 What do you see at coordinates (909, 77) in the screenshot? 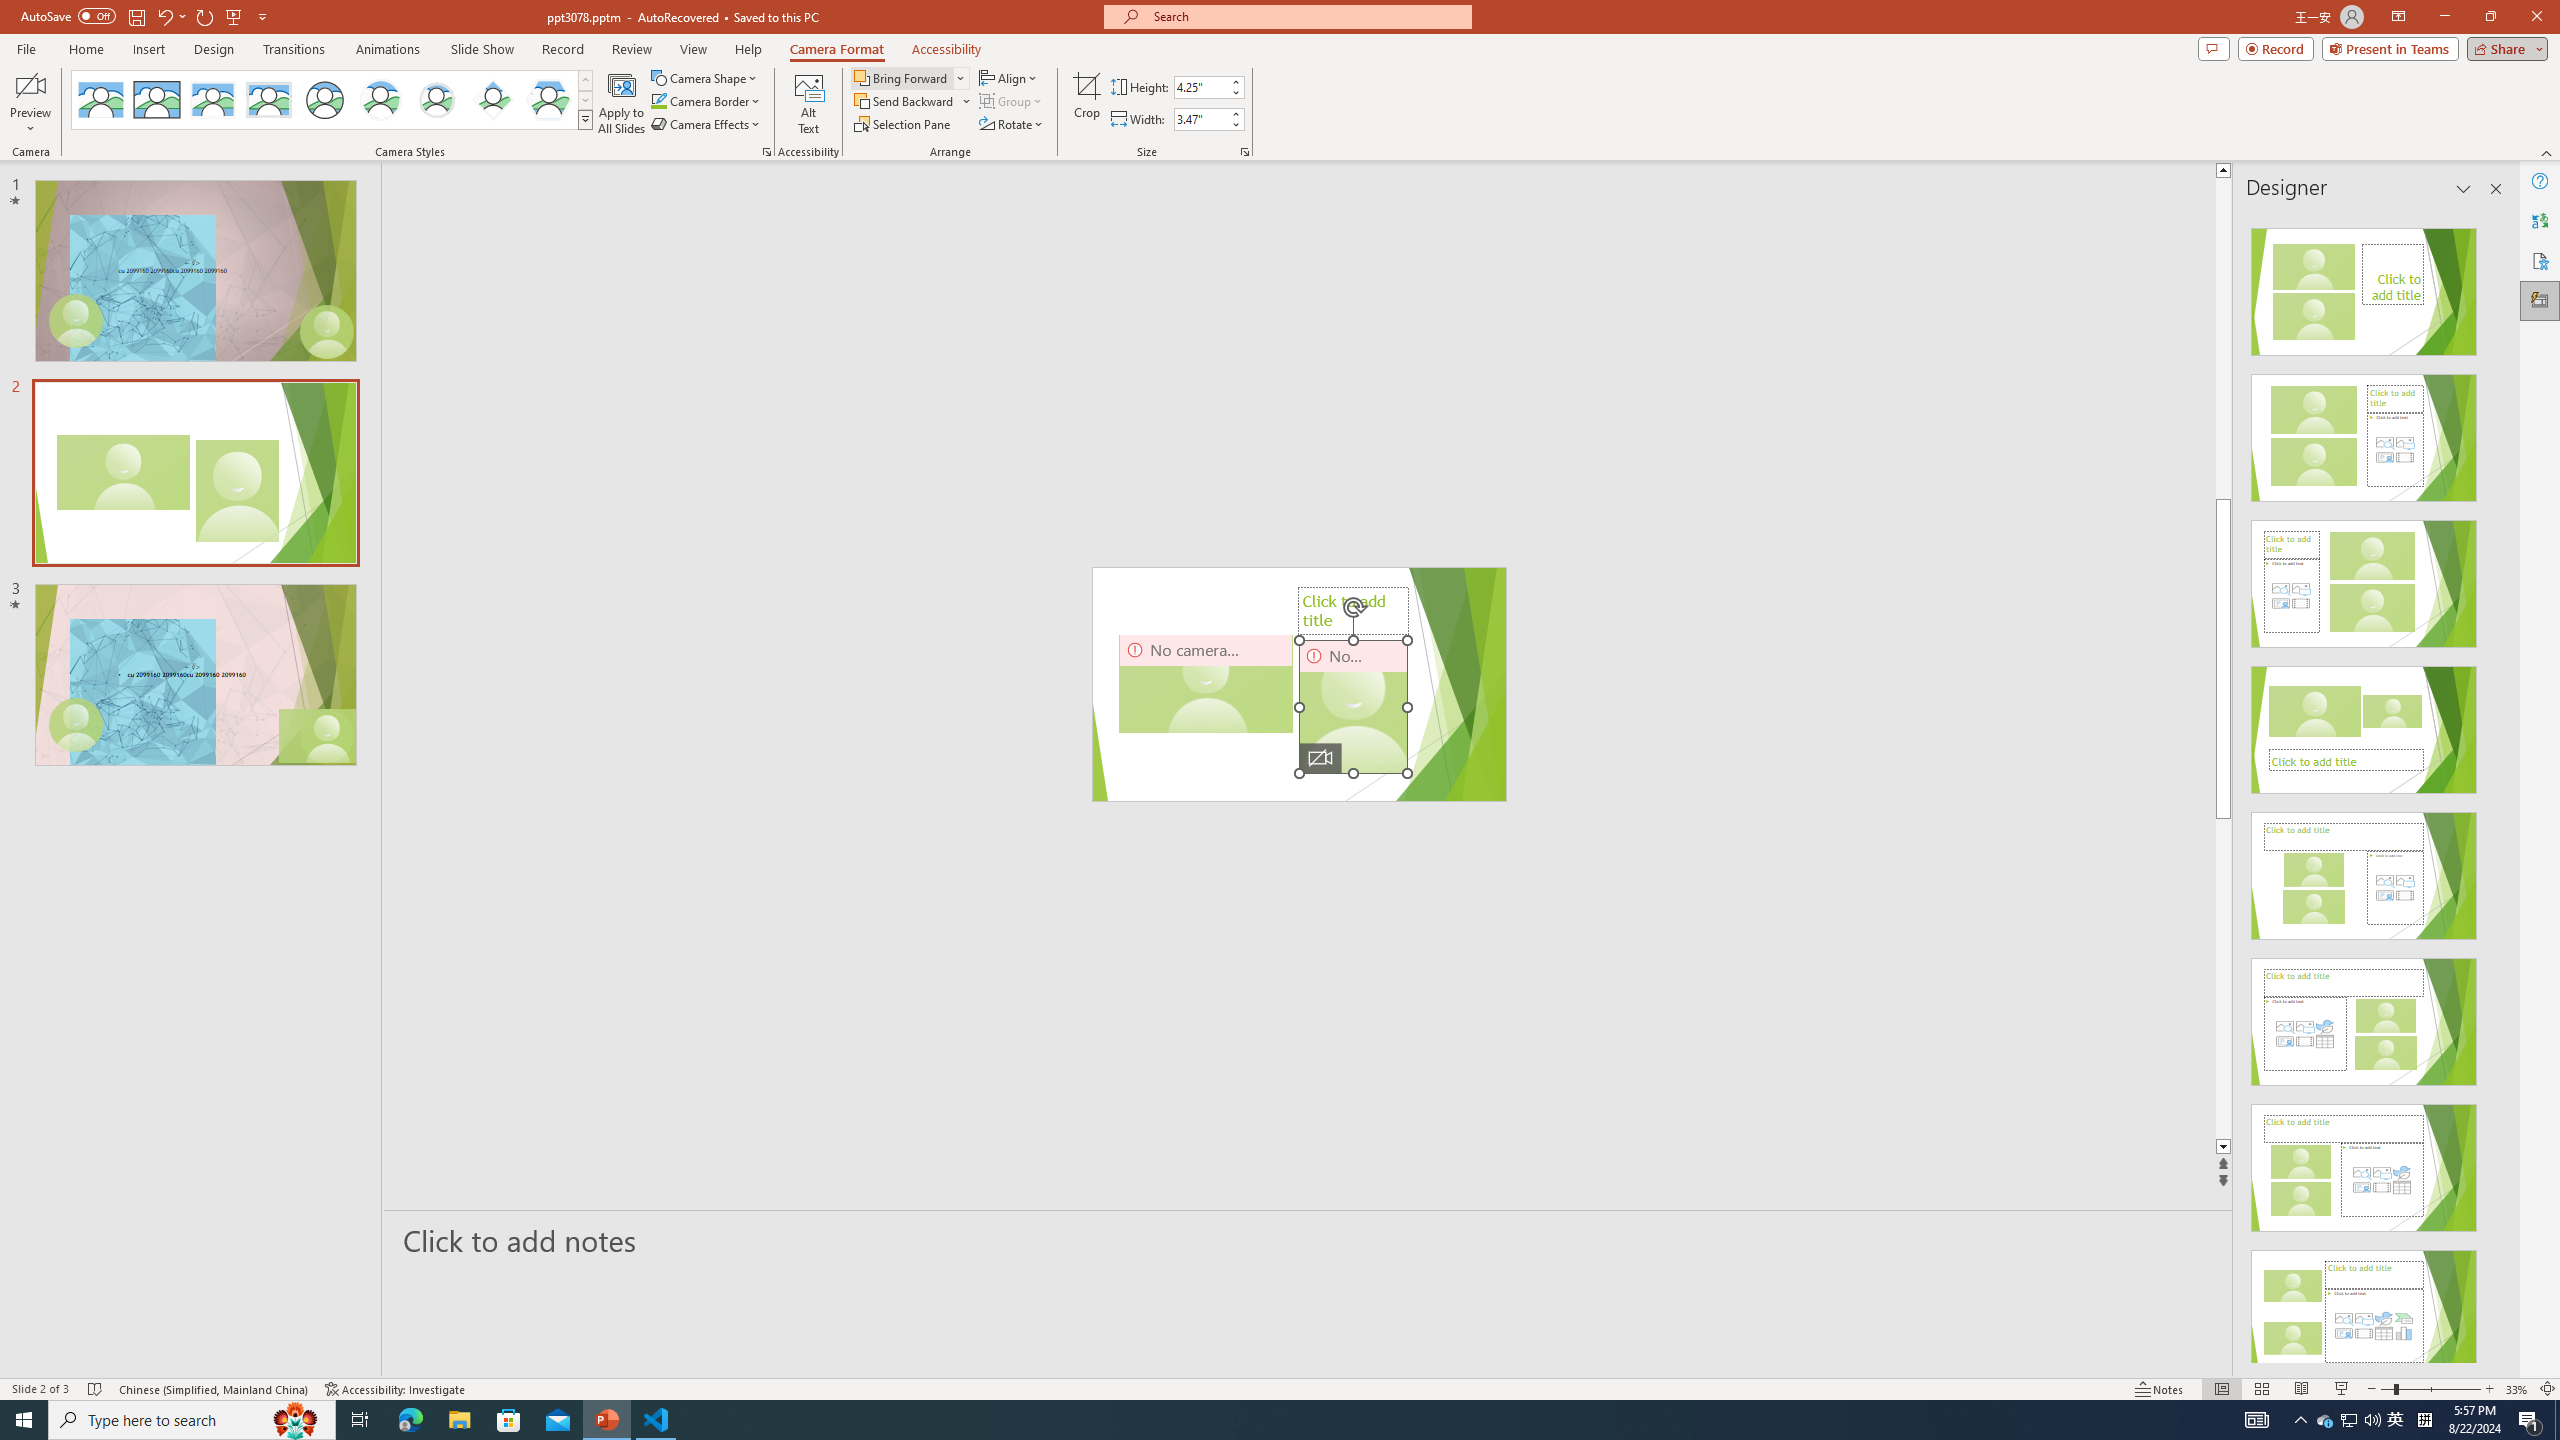
I see `'Bring Forward'` at bounding box center [909, 77].